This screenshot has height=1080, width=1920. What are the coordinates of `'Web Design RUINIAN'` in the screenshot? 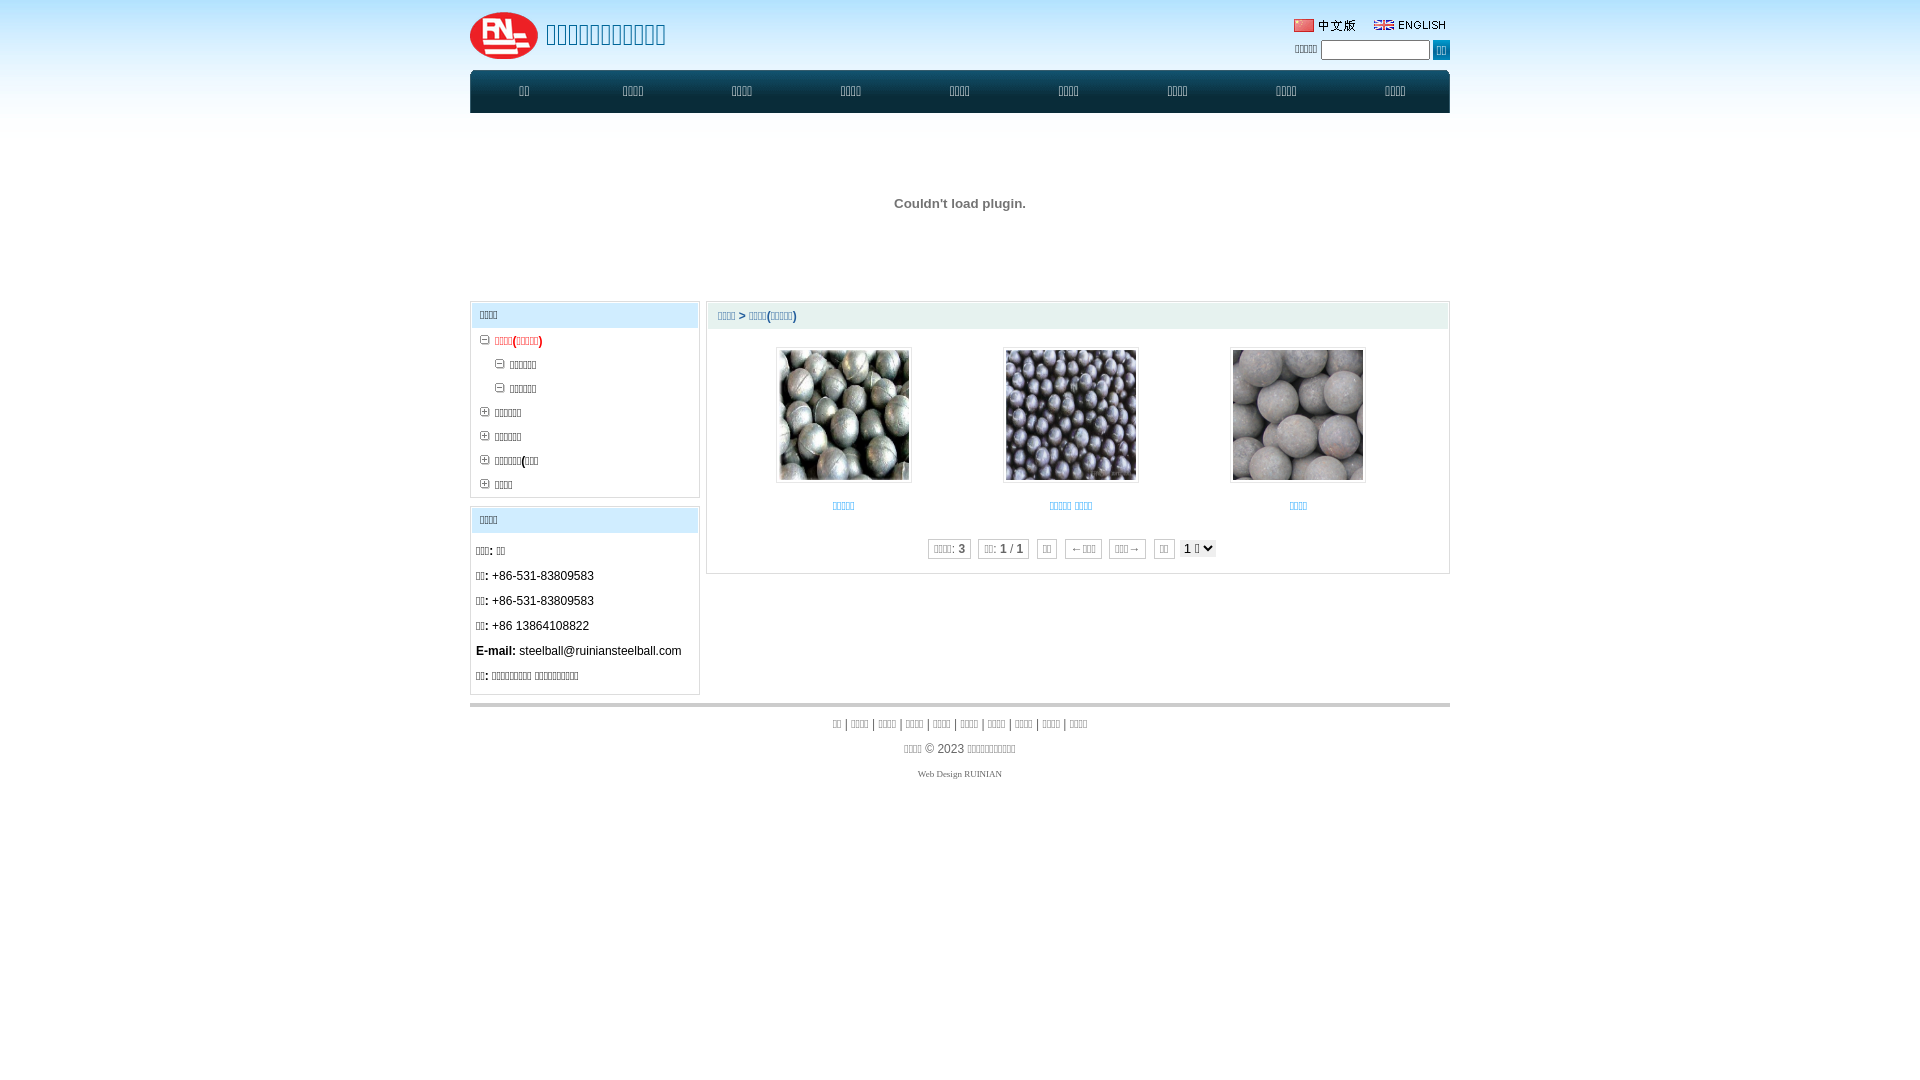 It's located at (916, 773).